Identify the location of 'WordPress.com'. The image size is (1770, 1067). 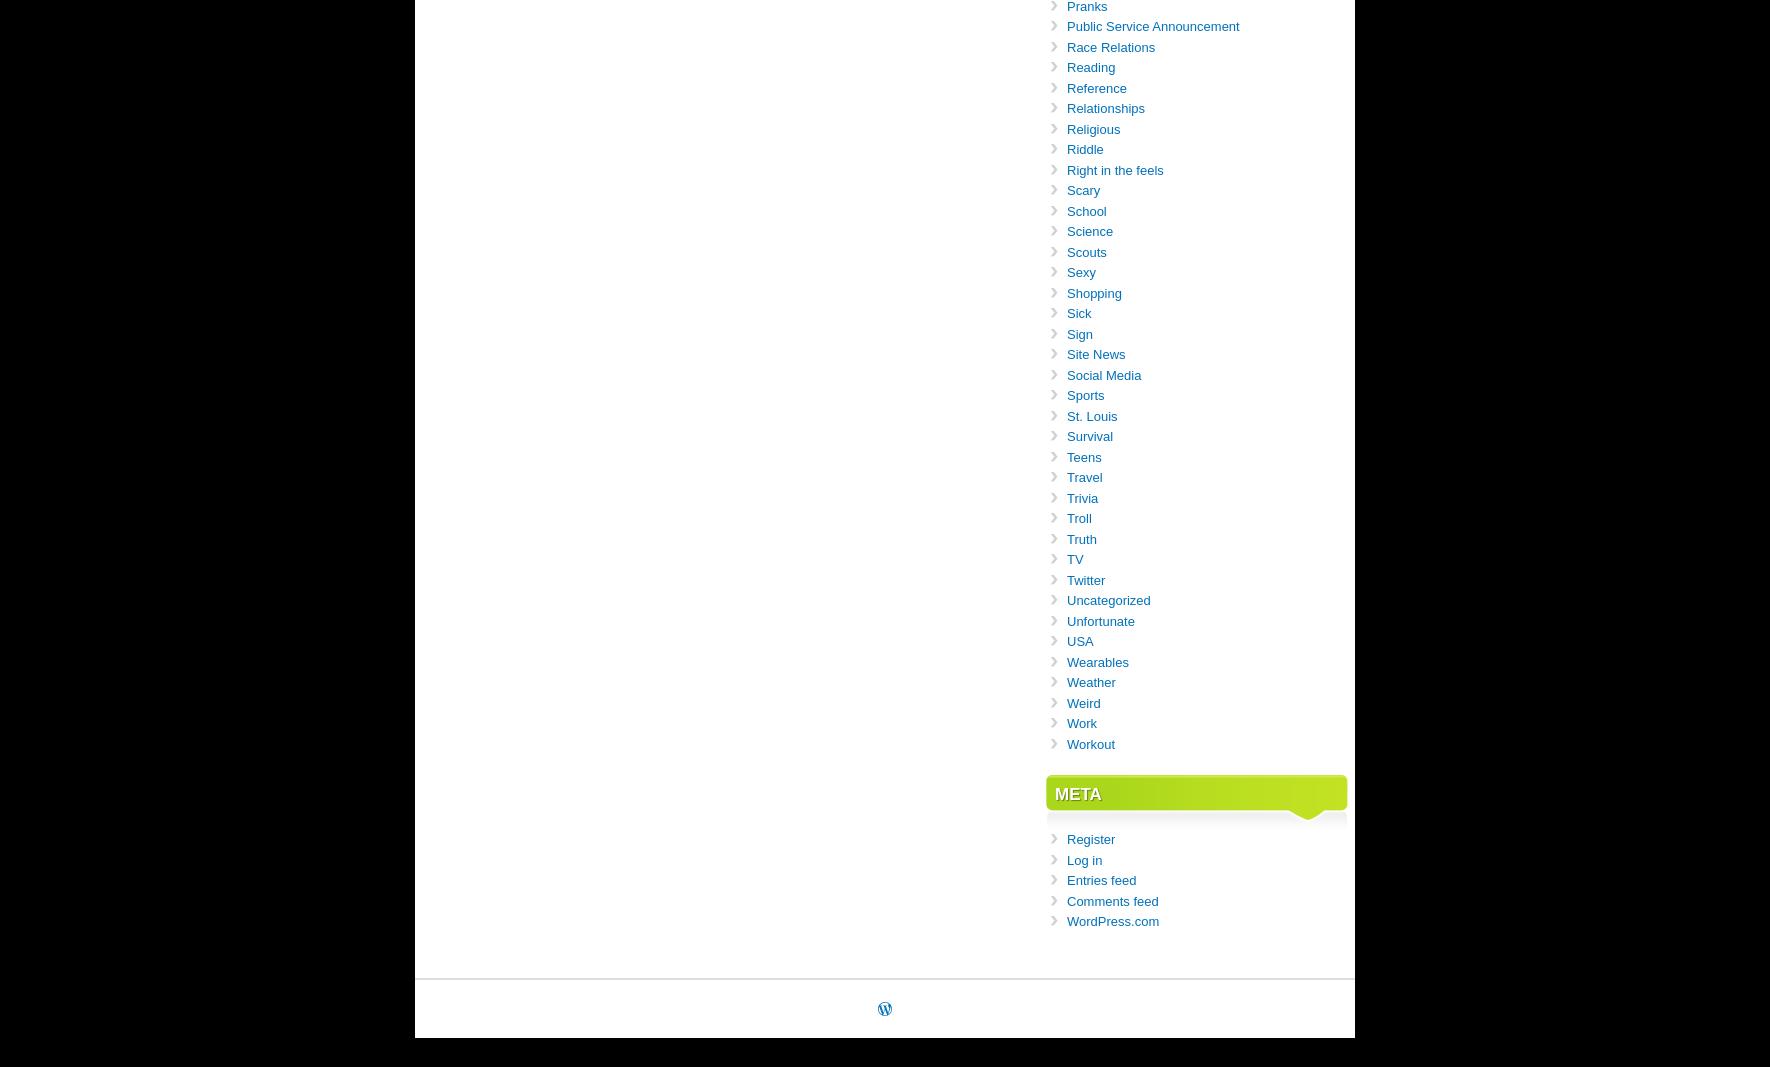
(1066, 921).